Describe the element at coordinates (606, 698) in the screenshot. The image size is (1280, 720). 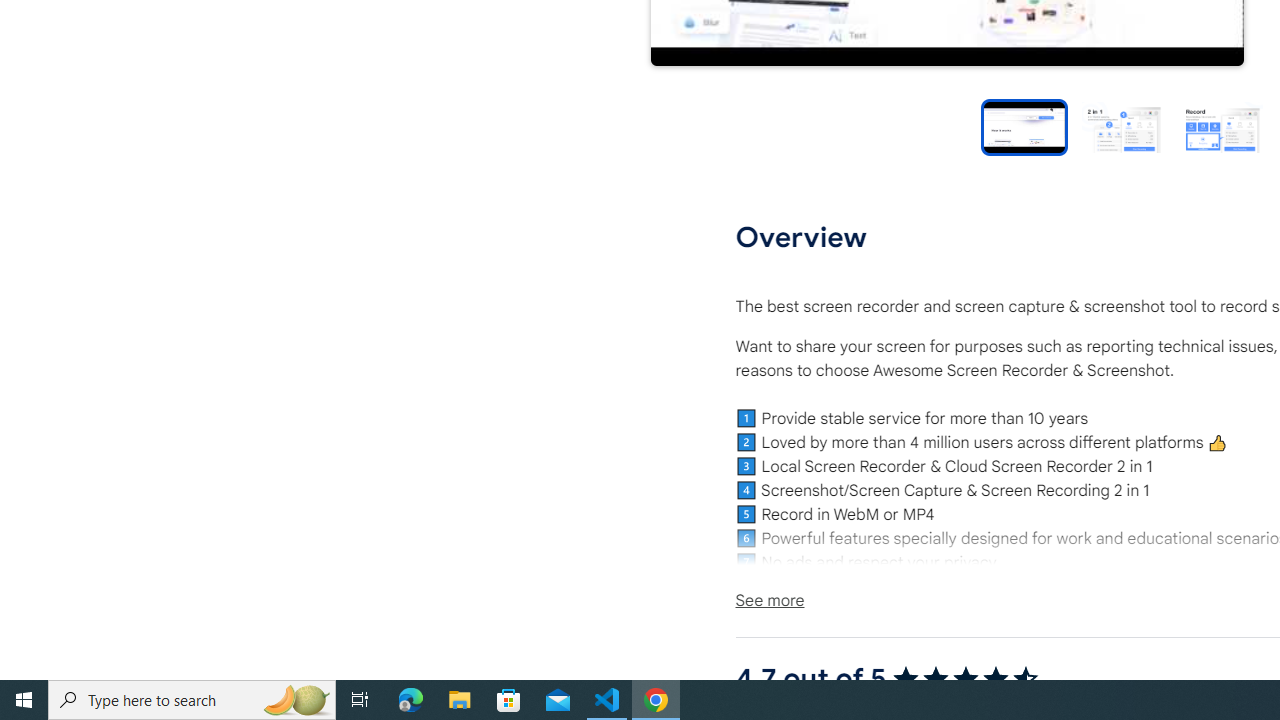
I see `'Visual Studio Code - 1 running window'` at that location.